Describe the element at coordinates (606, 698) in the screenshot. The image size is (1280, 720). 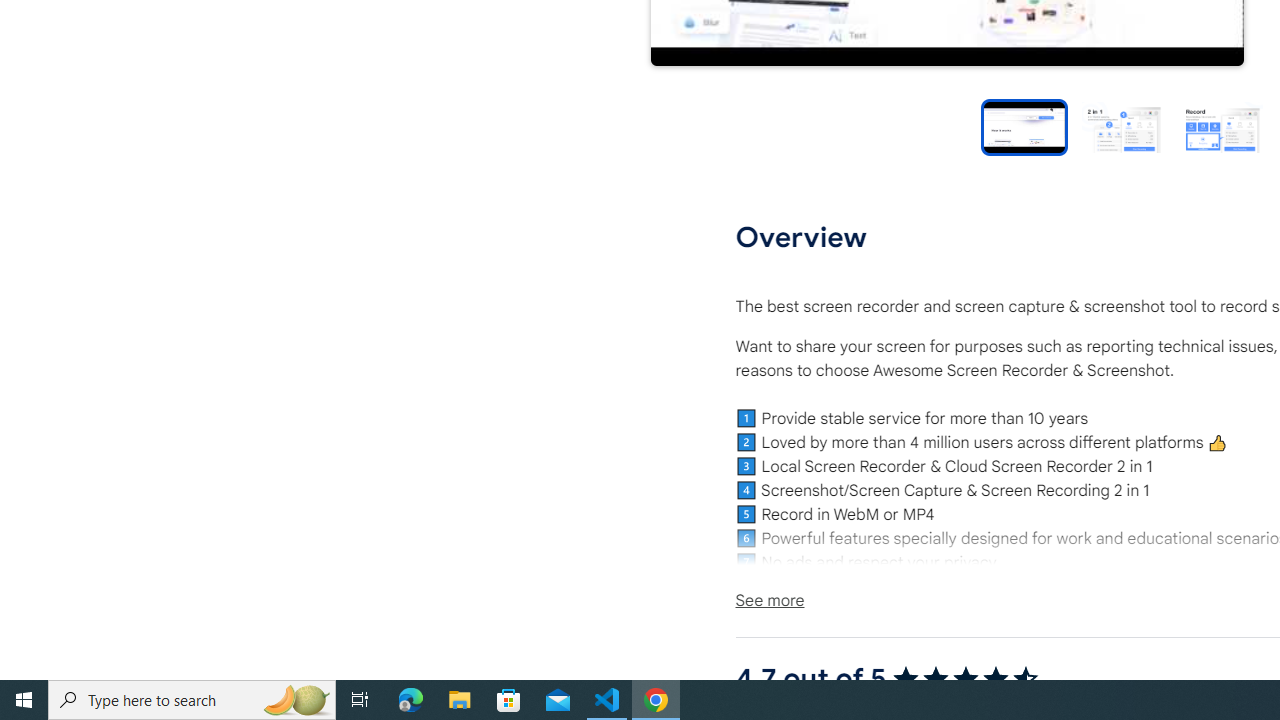
I see `'Visual Studio Code - 1 running window'` at that location.